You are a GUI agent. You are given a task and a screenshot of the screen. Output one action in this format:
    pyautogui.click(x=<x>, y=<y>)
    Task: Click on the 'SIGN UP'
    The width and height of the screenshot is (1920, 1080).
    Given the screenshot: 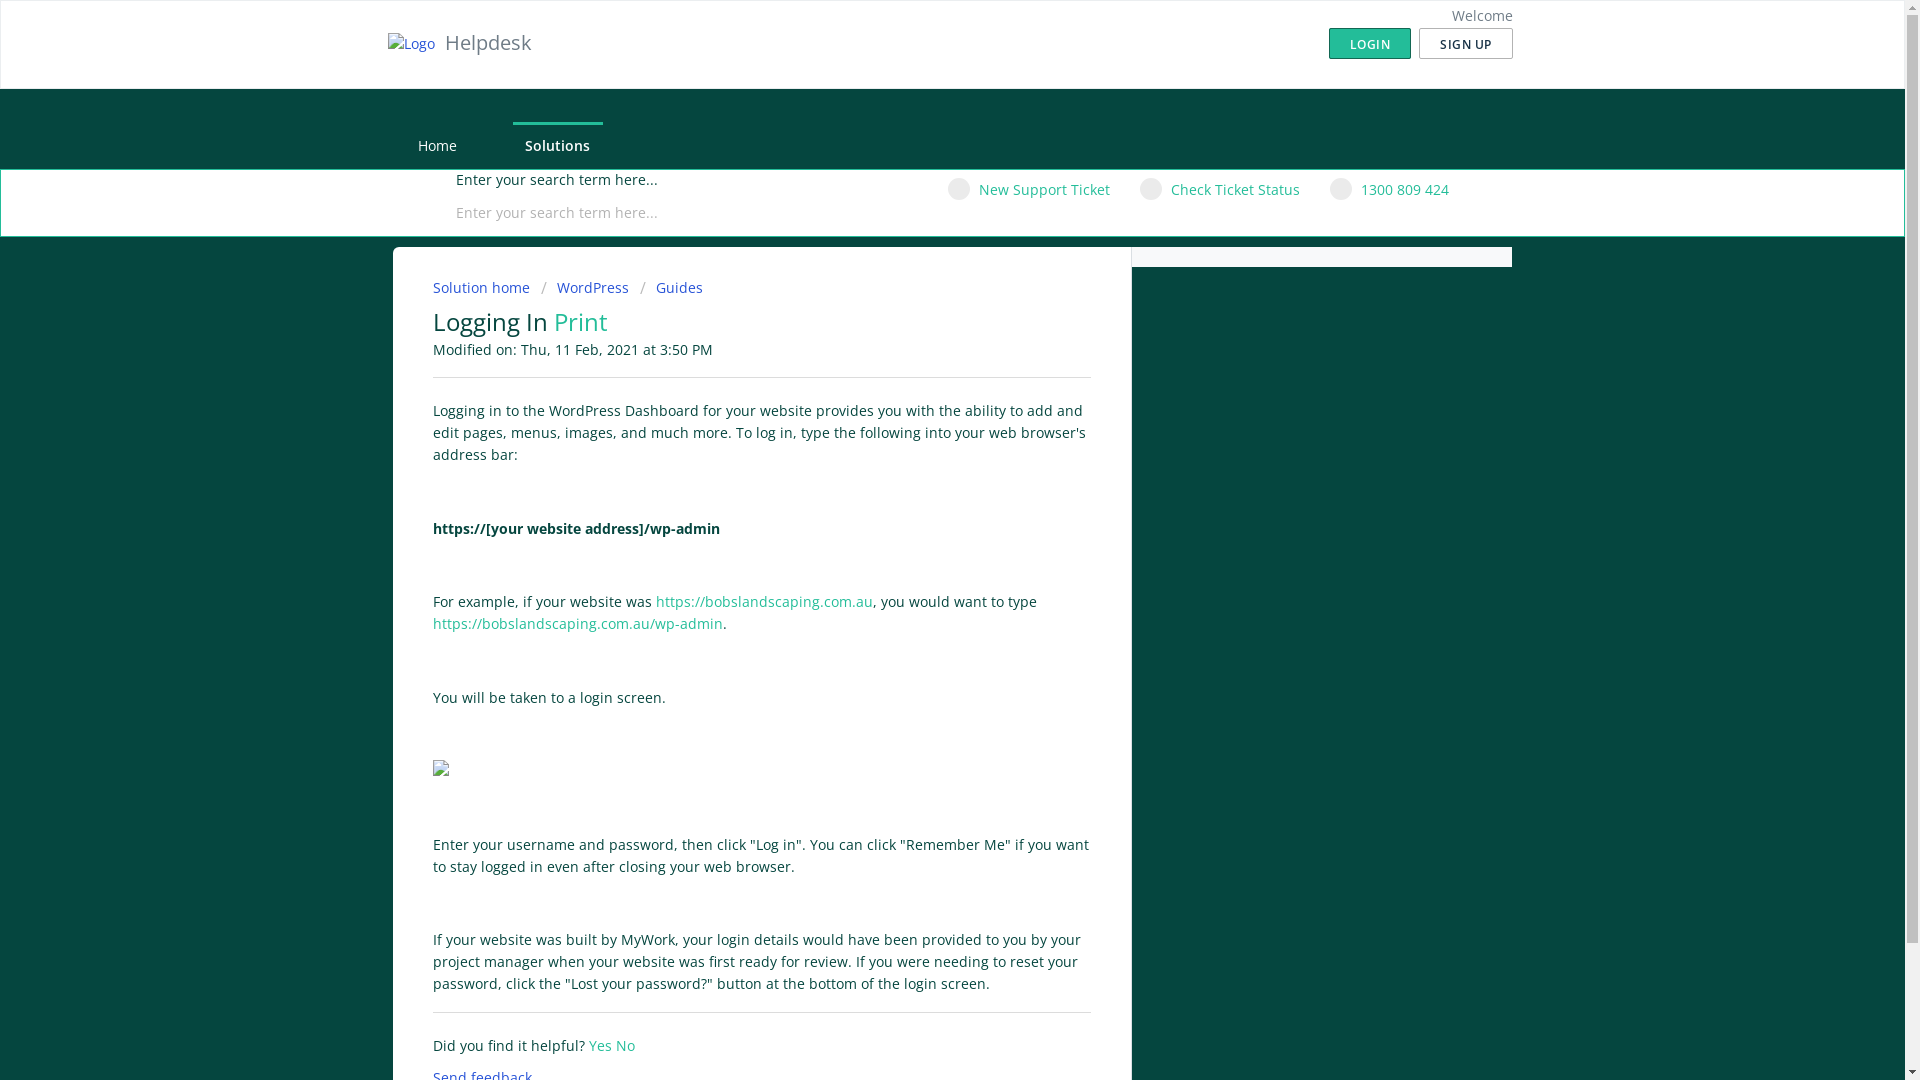 What is the action you would take?
    pyautogui.click(x=1465, y=43)
    